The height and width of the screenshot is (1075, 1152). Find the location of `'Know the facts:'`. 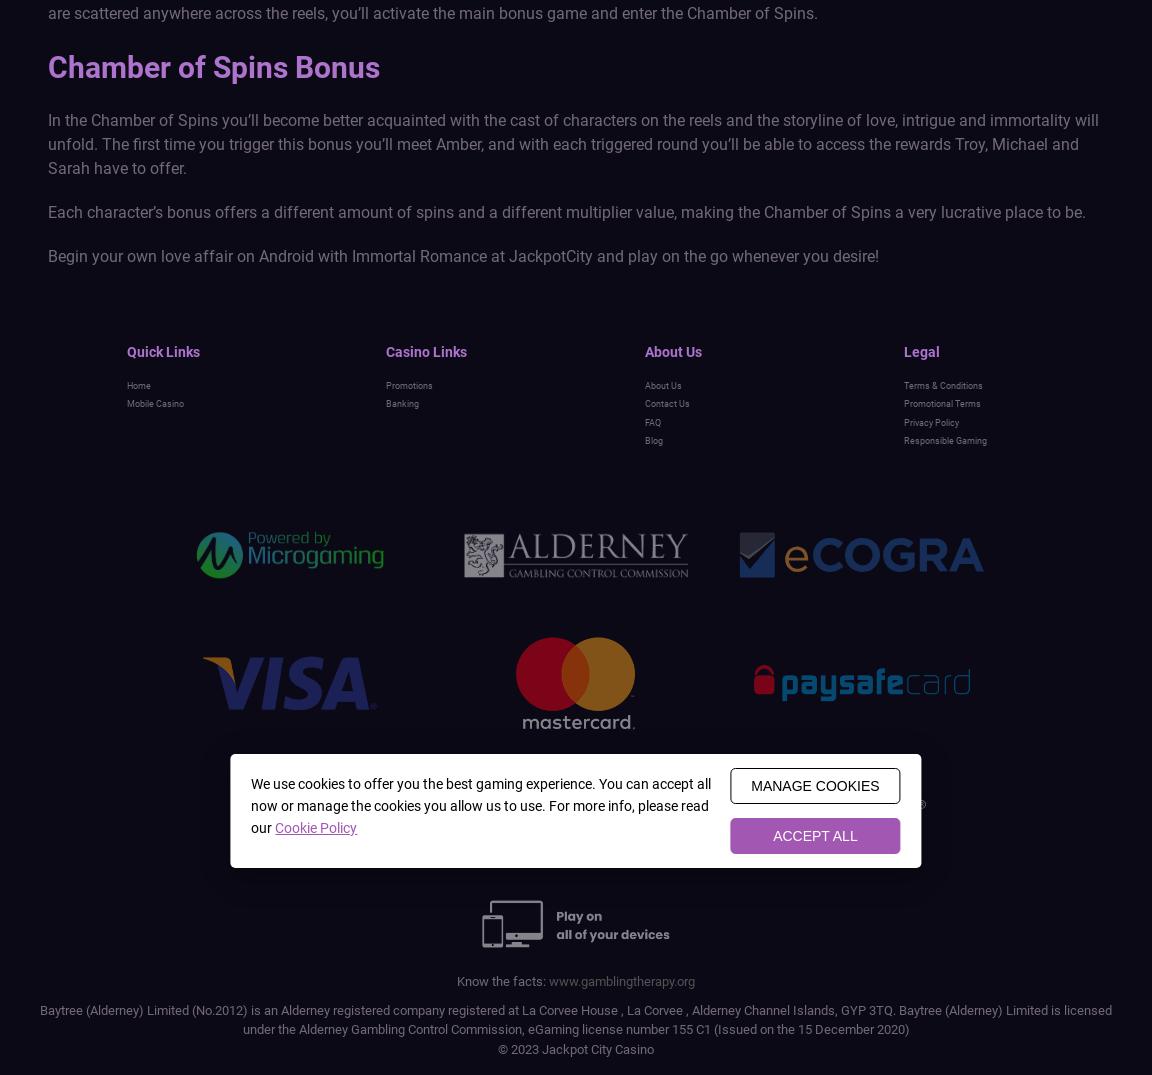

'Know the facts:' is located at coordinates (502, 980).